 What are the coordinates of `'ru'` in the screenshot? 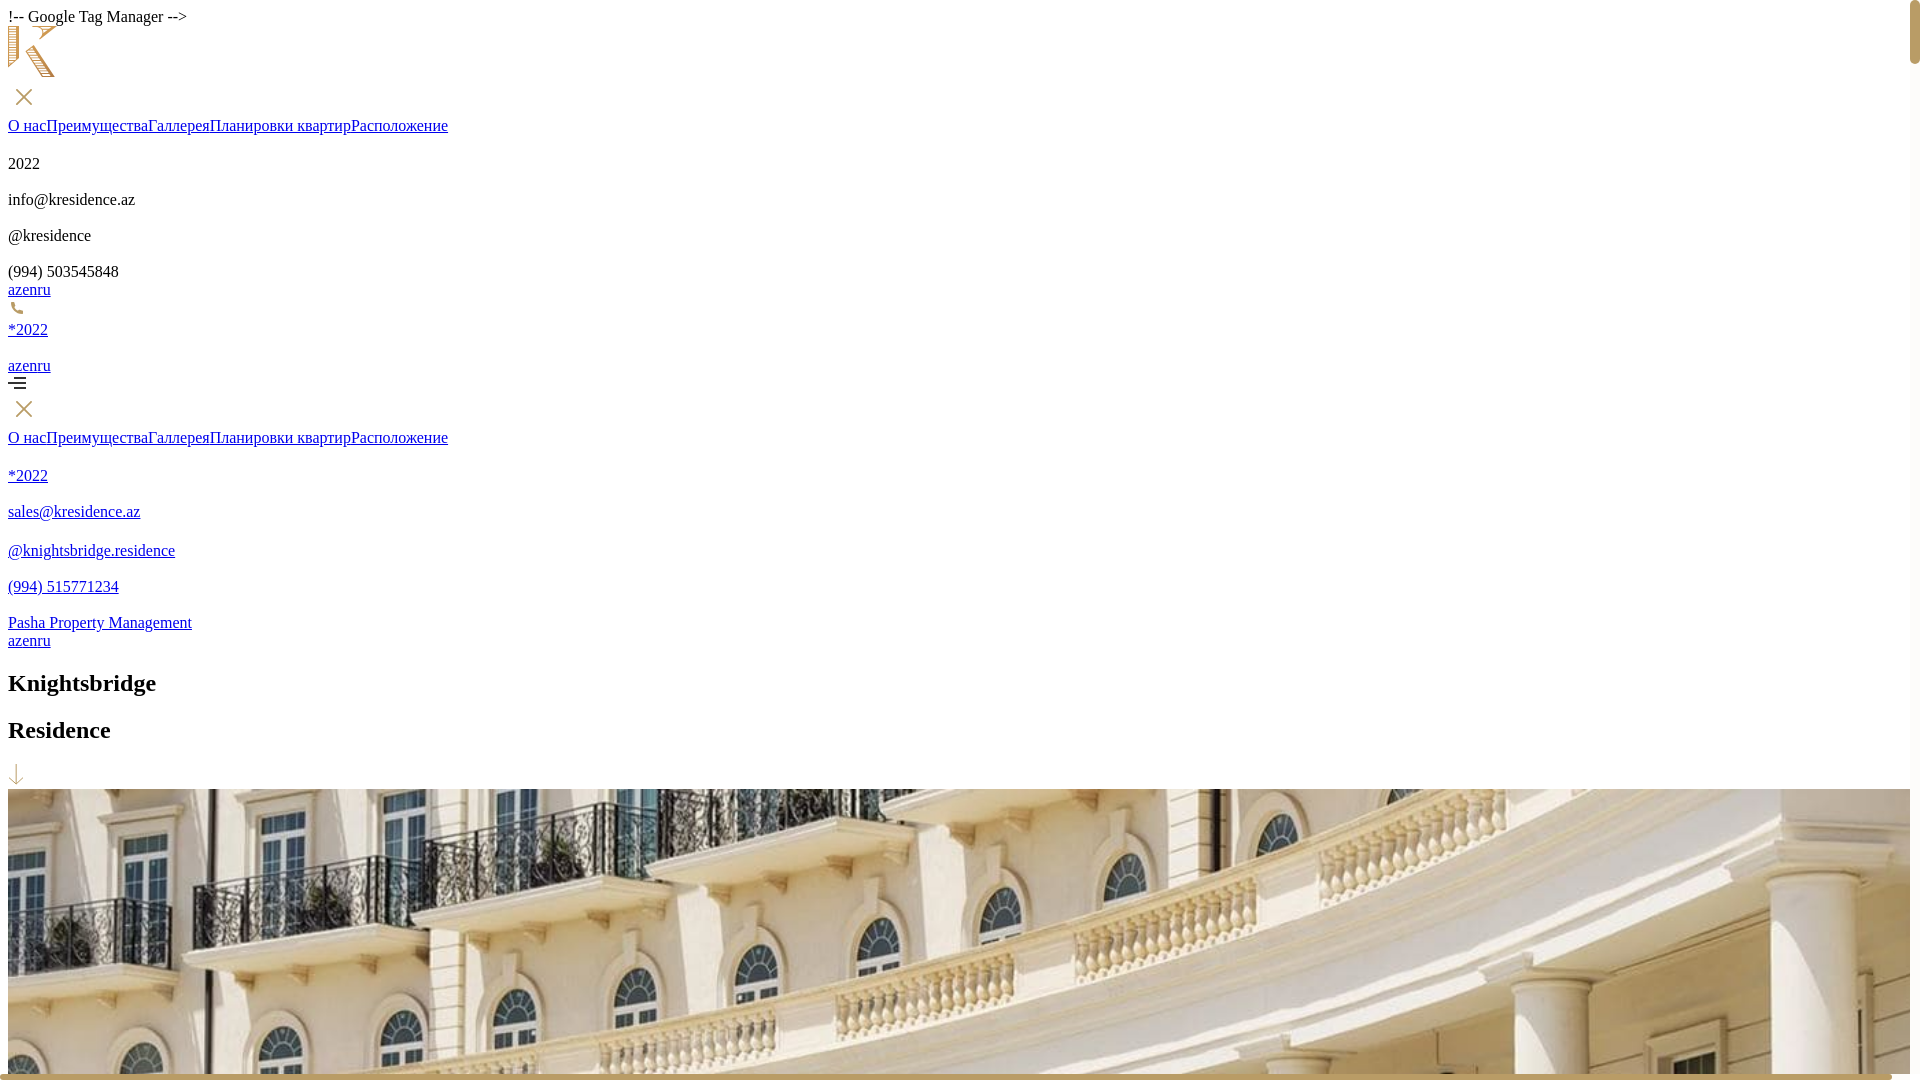 It's located at (43, 365).